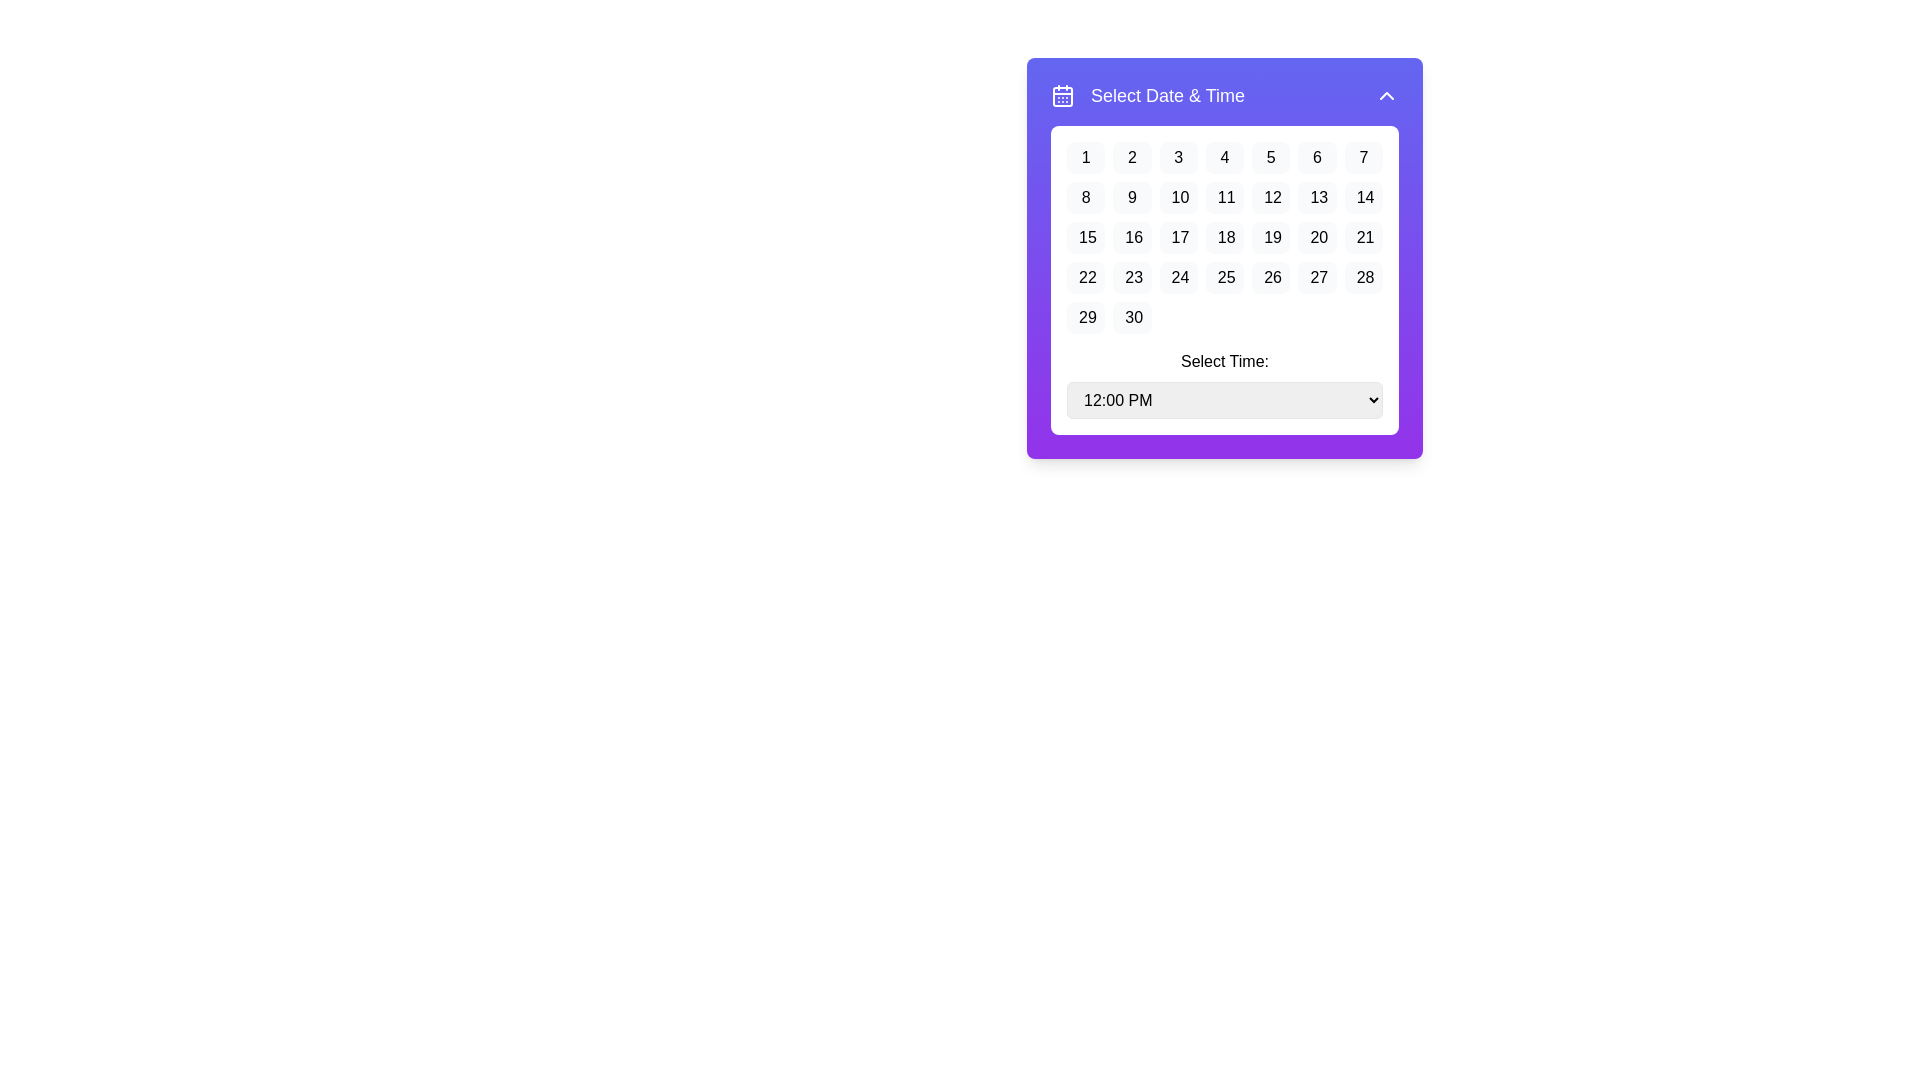 This screenshot has height=1080, width=1920. Describe the element at coordinates (1147, 96) in the screenshot. I see `displayed text 'Select Date & Time' and the calendar icon from the Label element located at the top-left corner of the purple box` at that location.